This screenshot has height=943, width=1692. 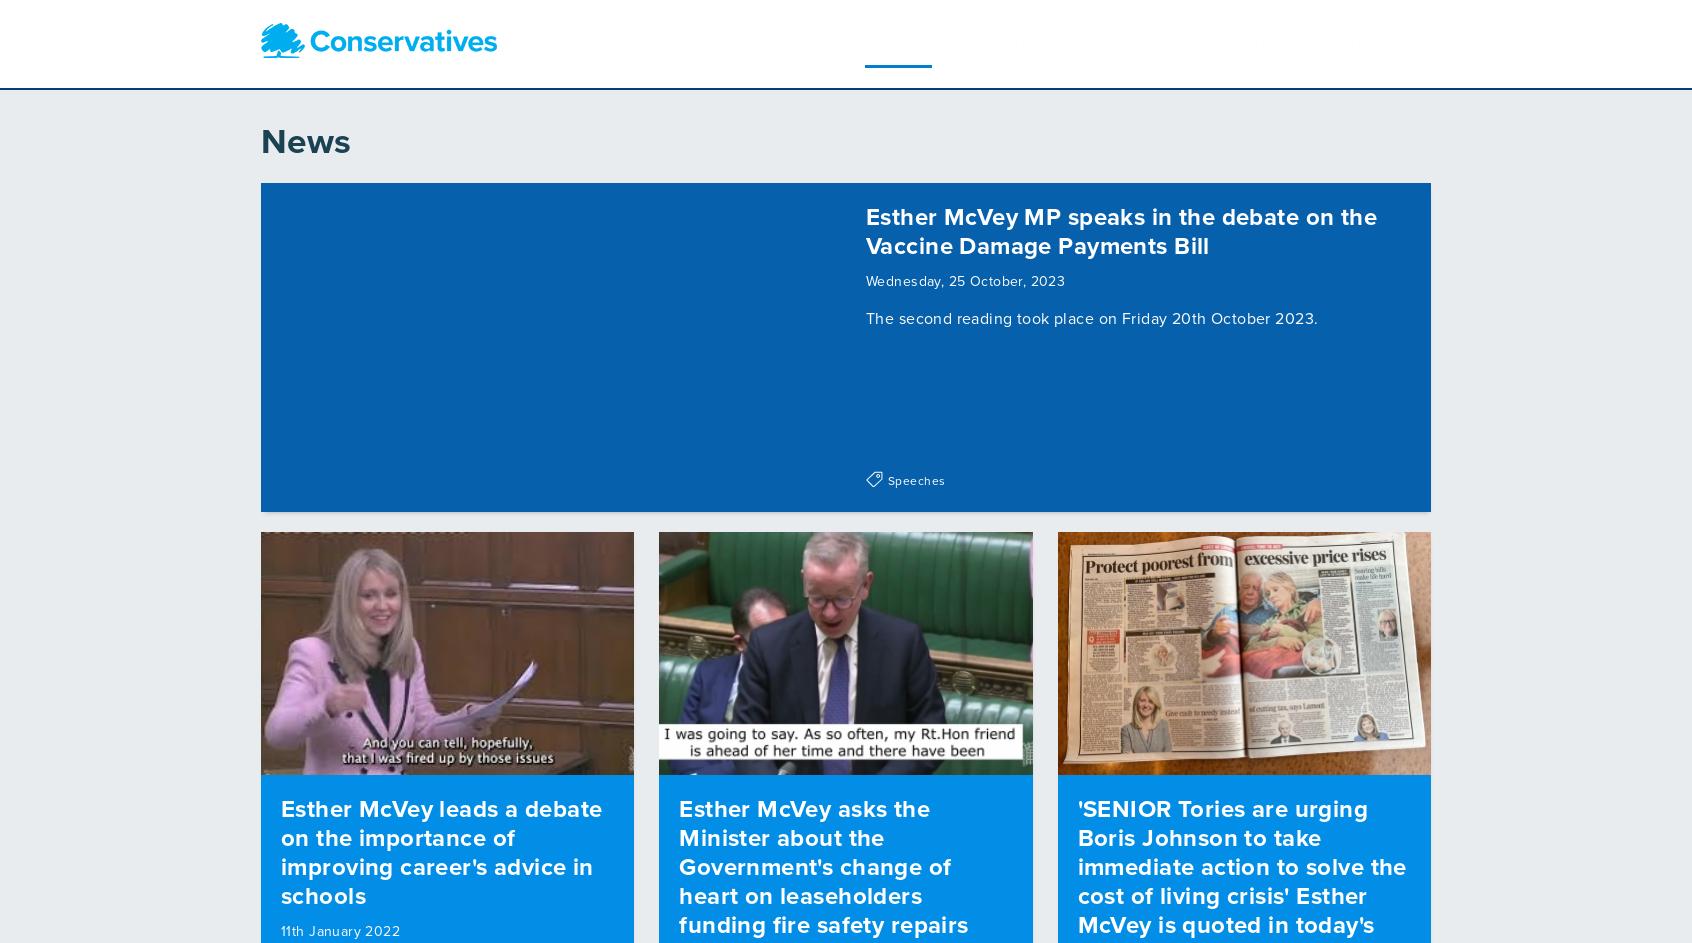 I want to click on 'Contact', so click(x=1197, y=39).